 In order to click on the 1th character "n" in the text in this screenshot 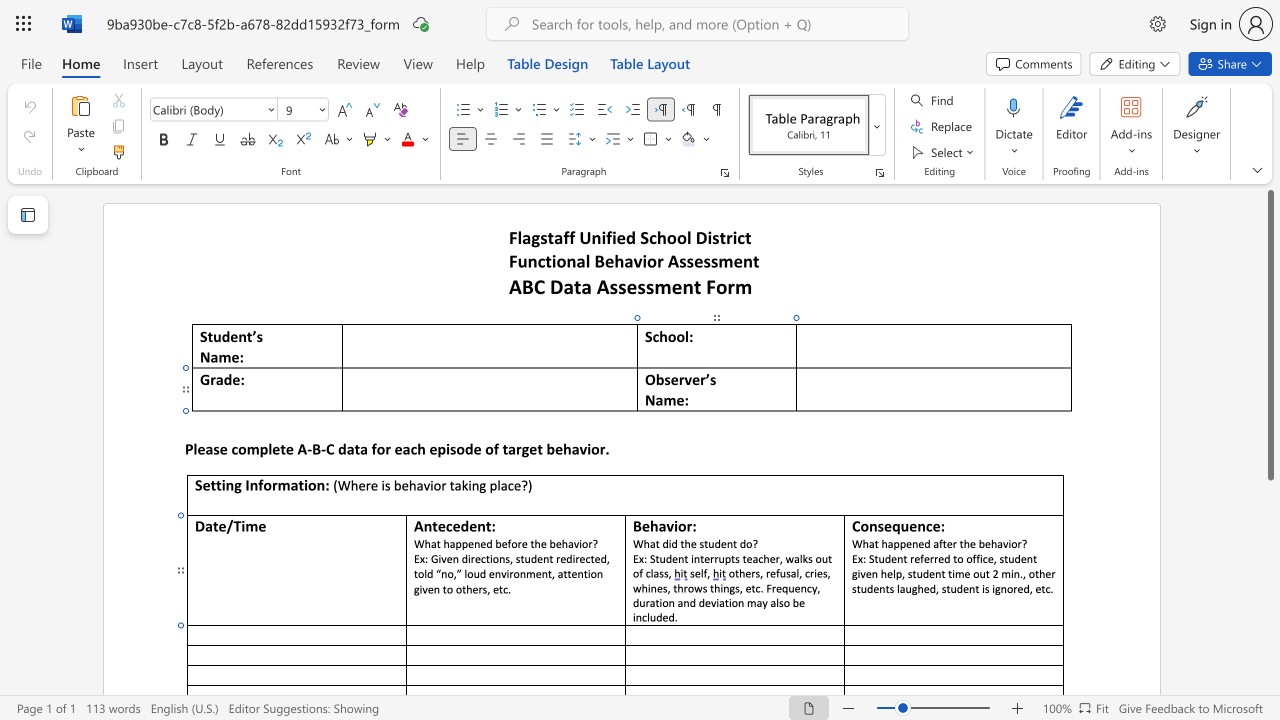, I will do `click(681, 558)`.